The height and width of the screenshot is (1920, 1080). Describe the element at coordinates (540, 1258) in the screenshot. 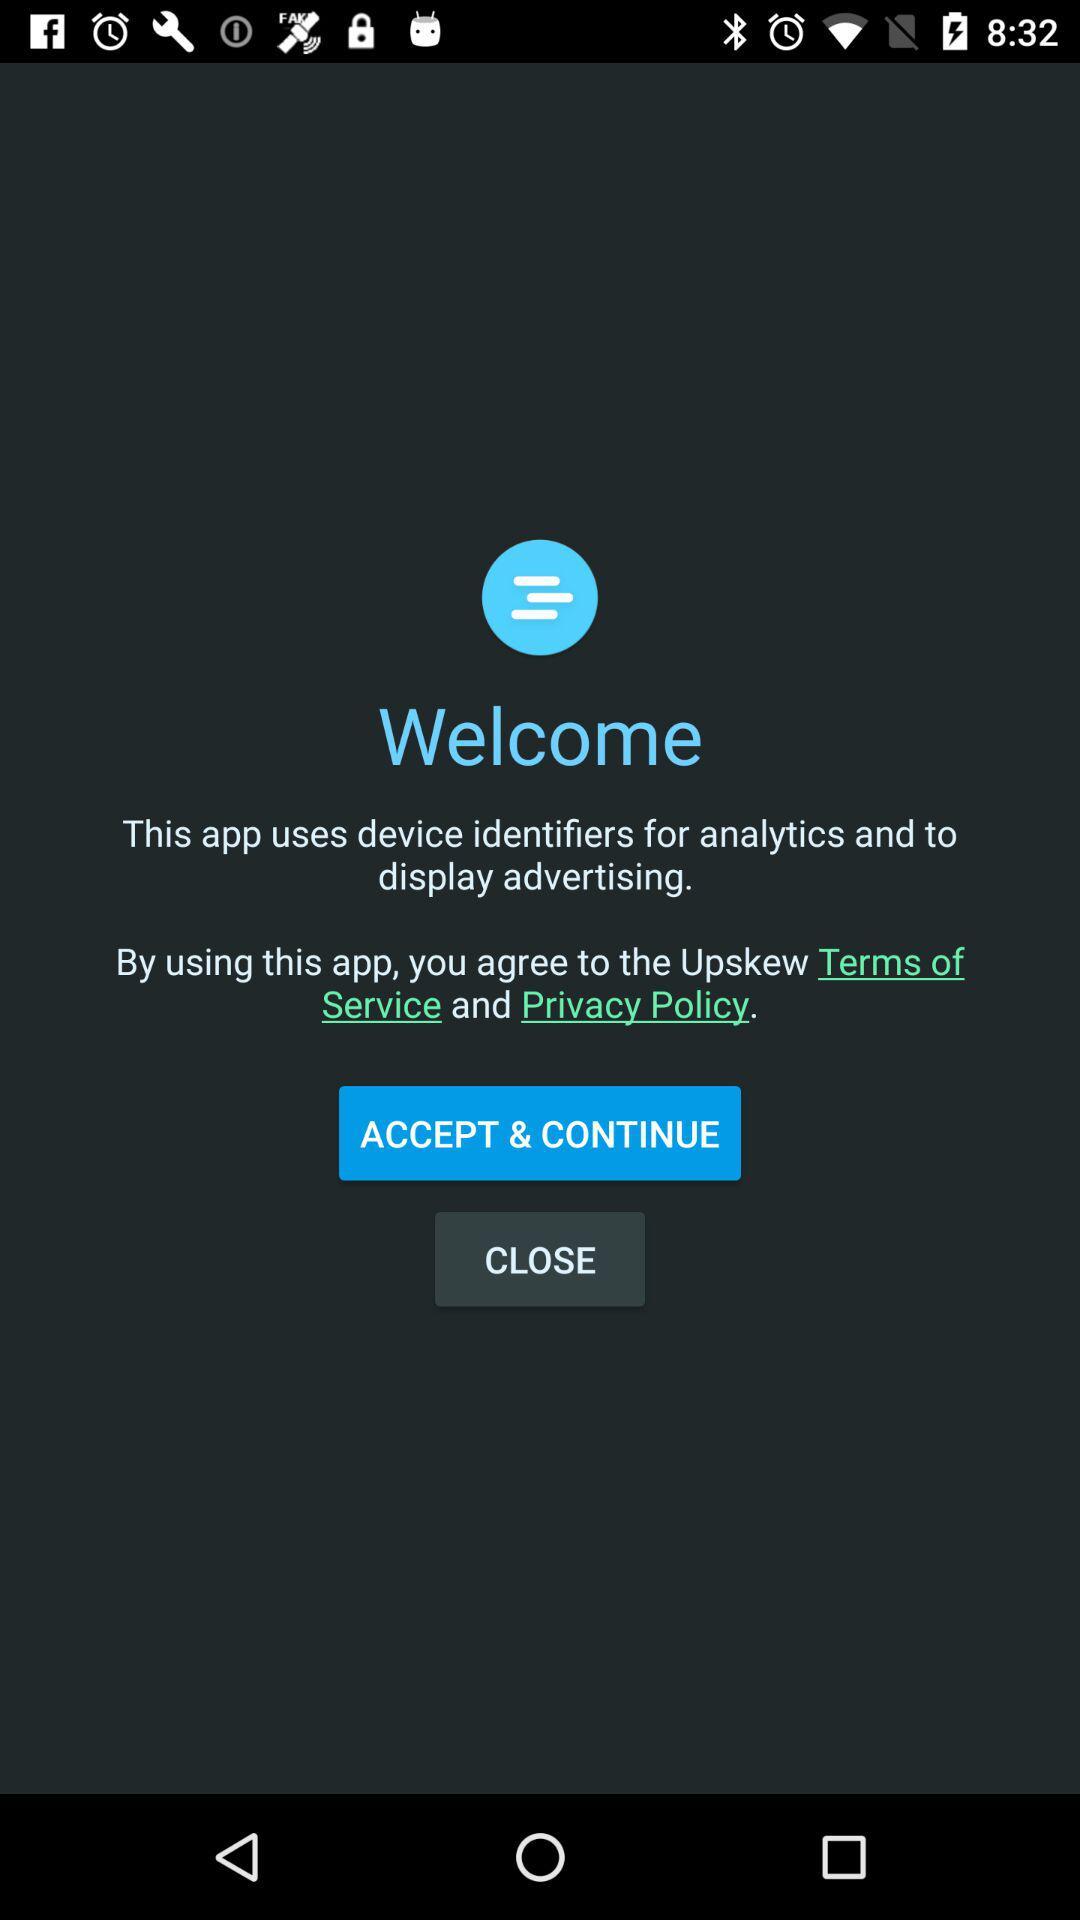

I see `icon below the accept & continue icon` at that location.